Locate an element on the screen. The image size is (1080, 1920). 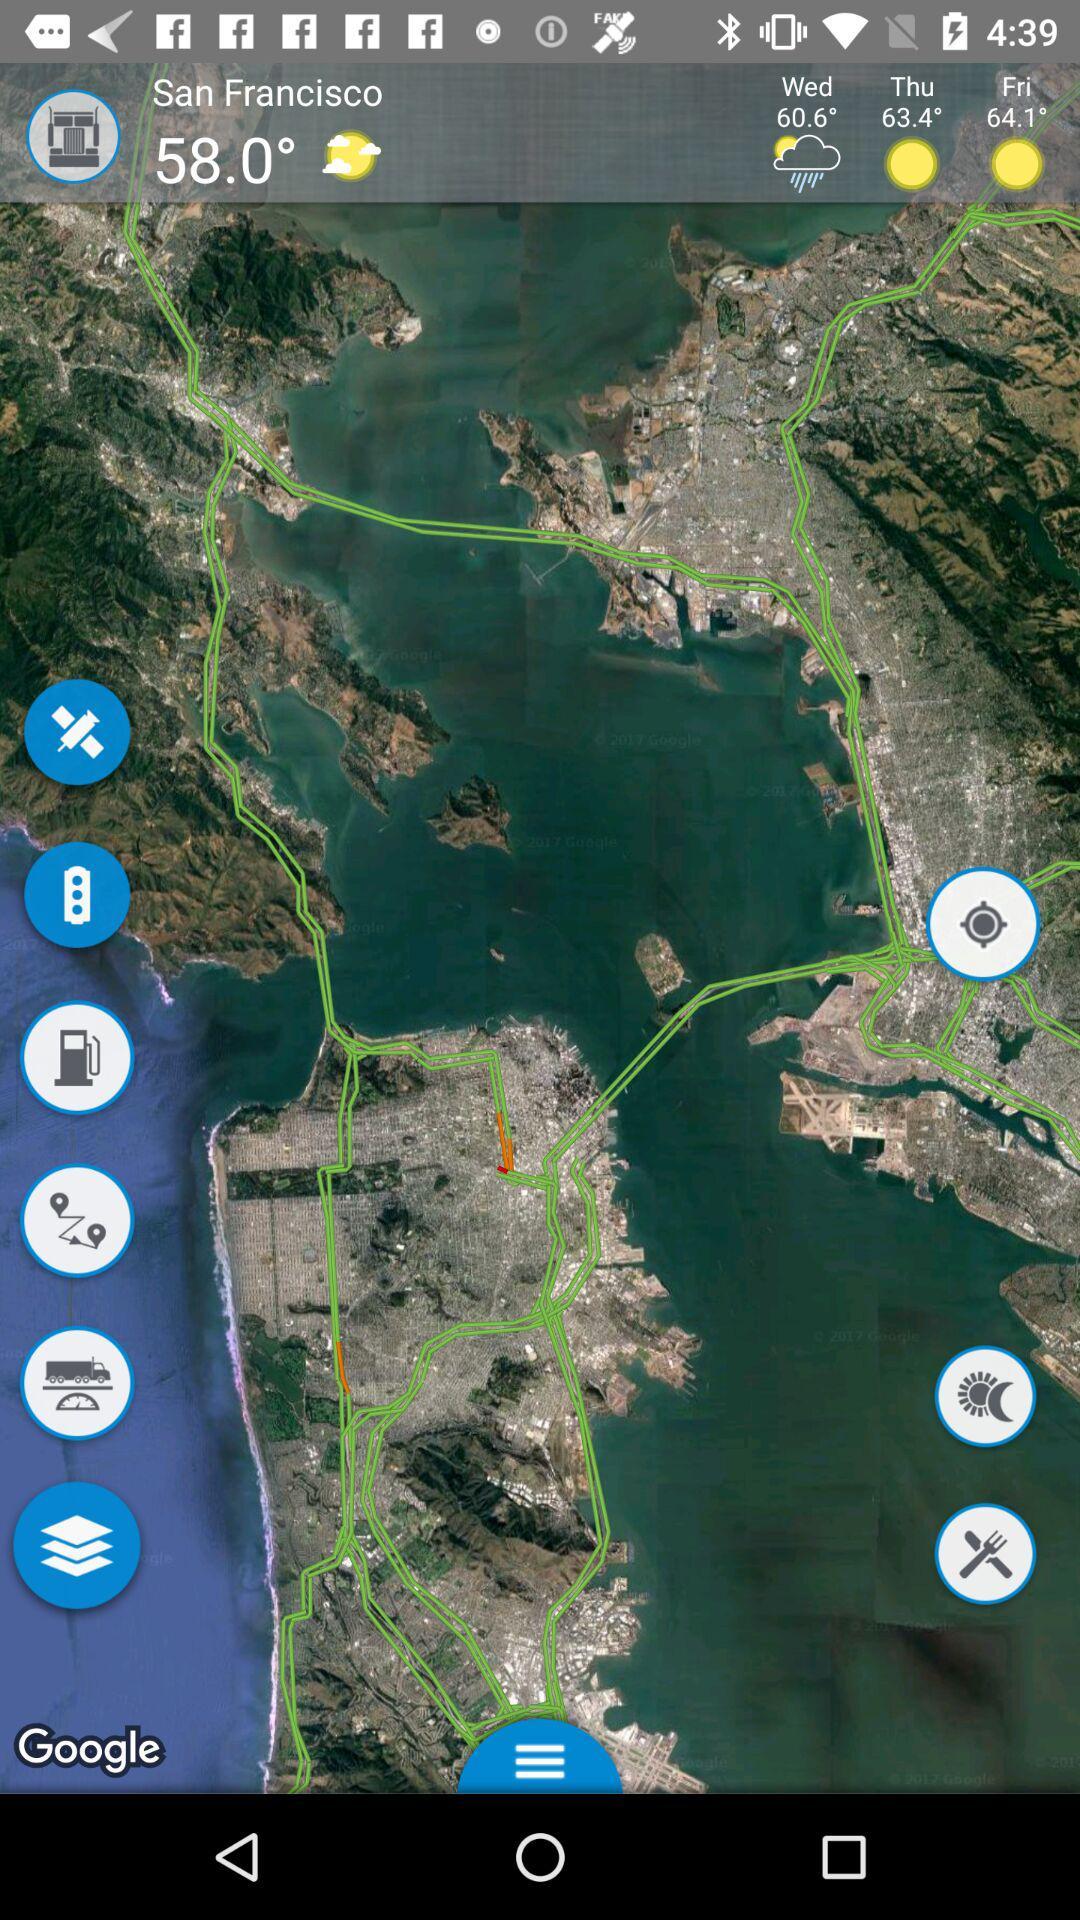
open directions page is located at coordinates (75, 1223).